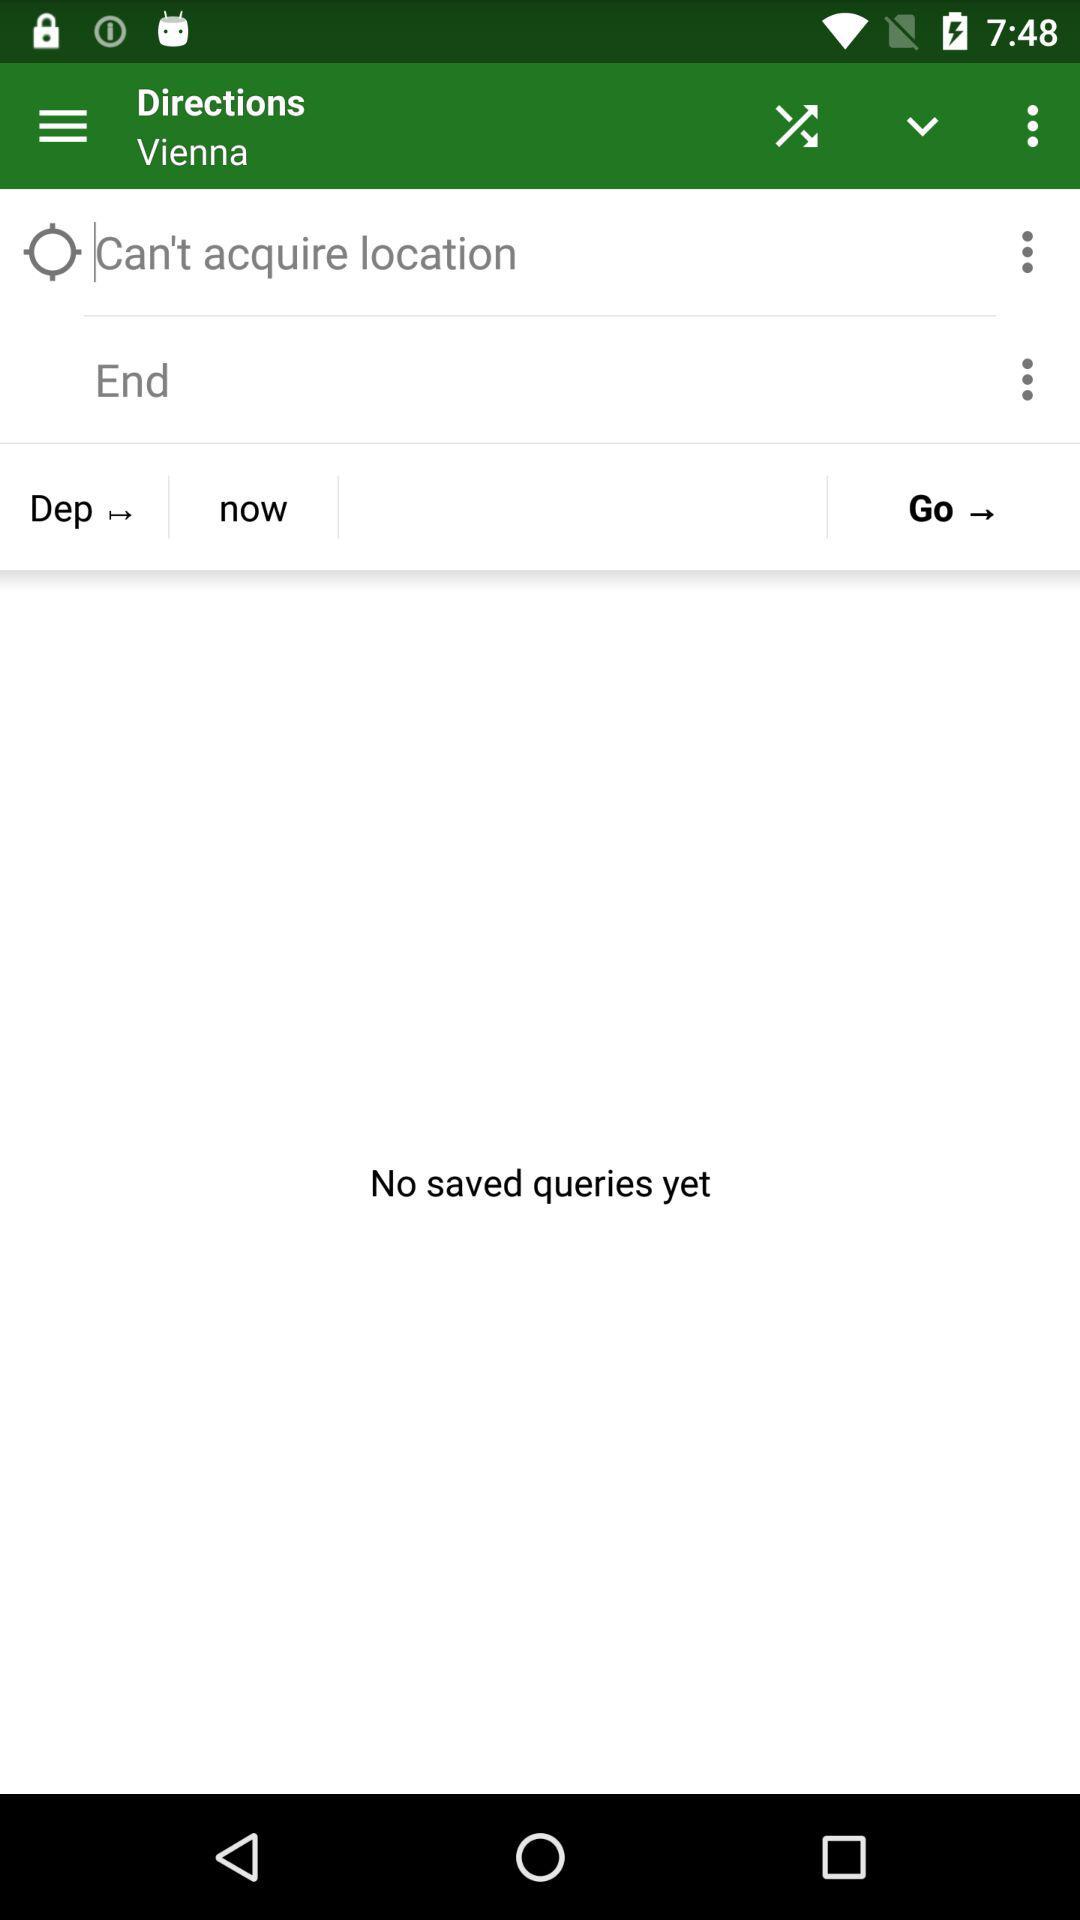  What do you see at coordinates (796, 124) in the screenshot?
I see `the button next to vienna` at bounding box center [796, 124].